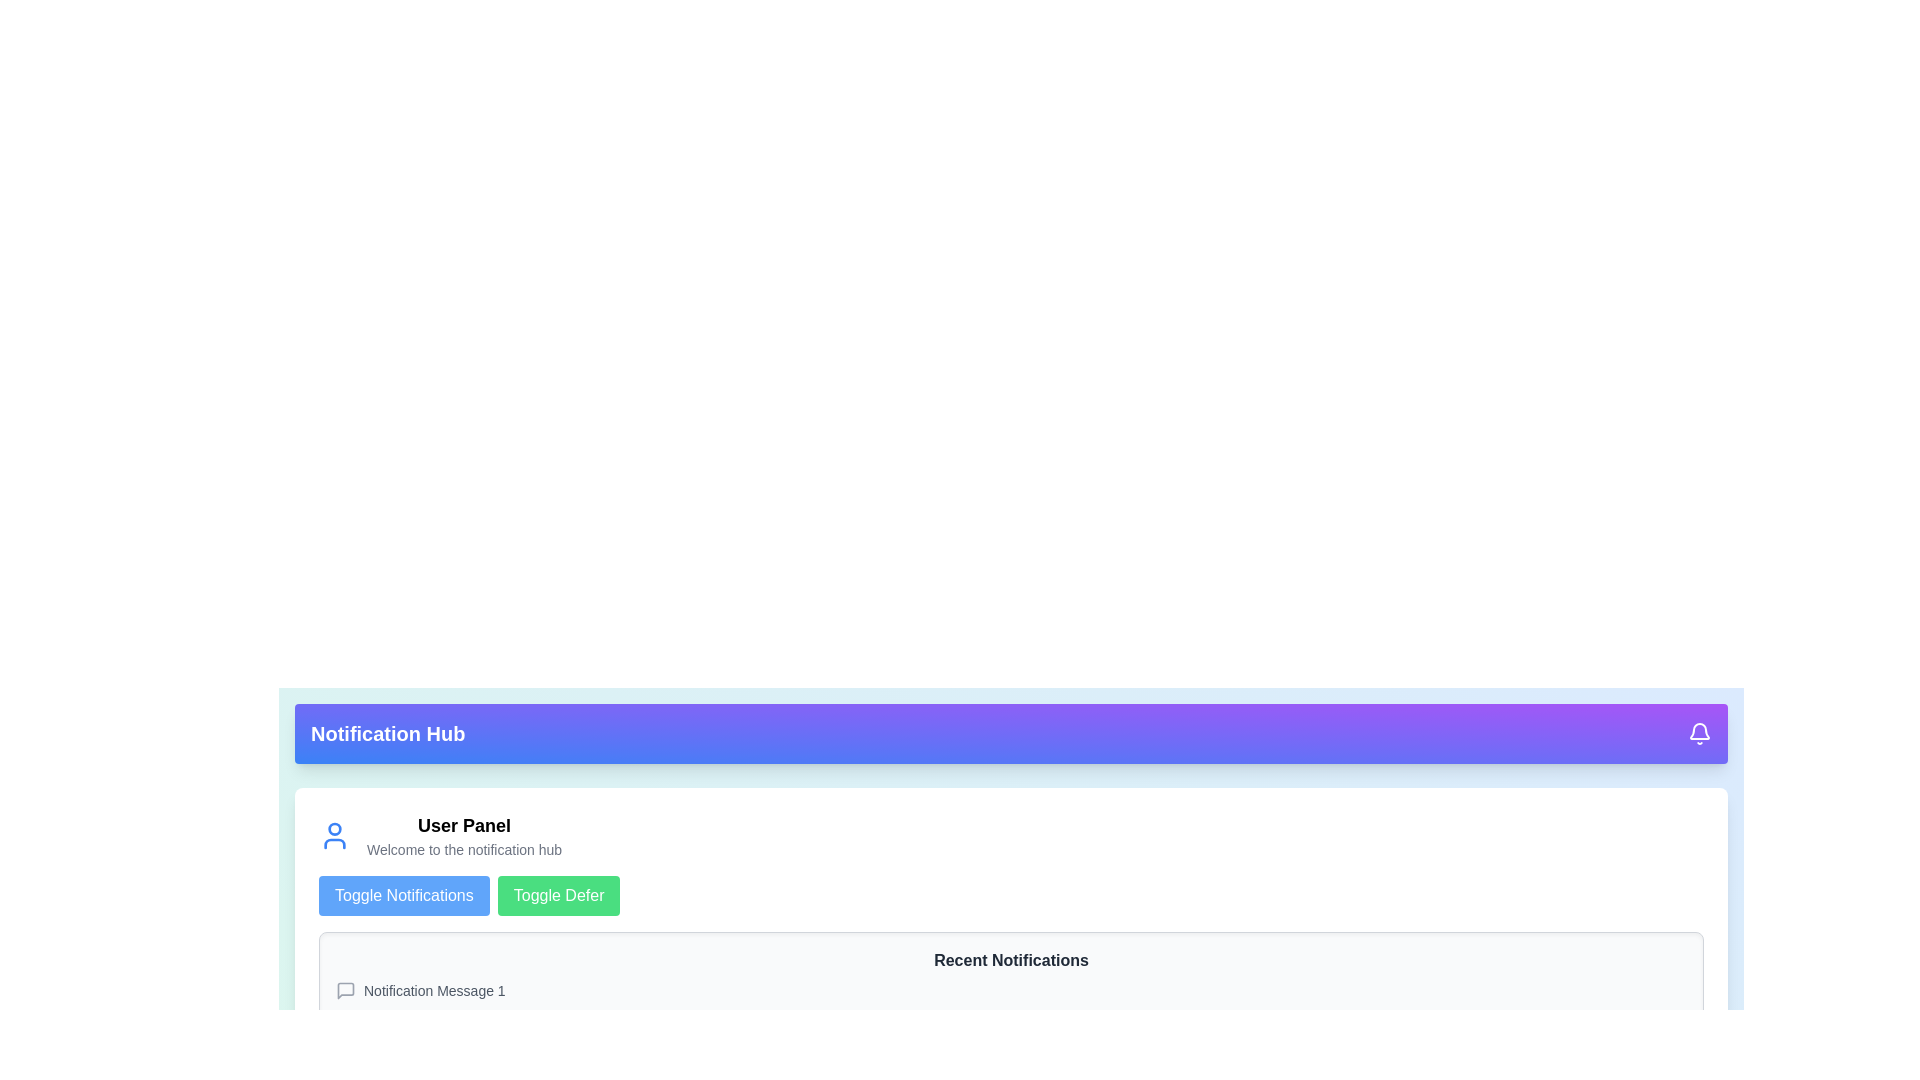  What do you see at coordinates (345, 1045) in the screenshot?
I see `the message indicator icon, which resembles a speech bubble or message square, located at the bottom of the user interface near the user panel's content` at bounding box center [345, 1045].